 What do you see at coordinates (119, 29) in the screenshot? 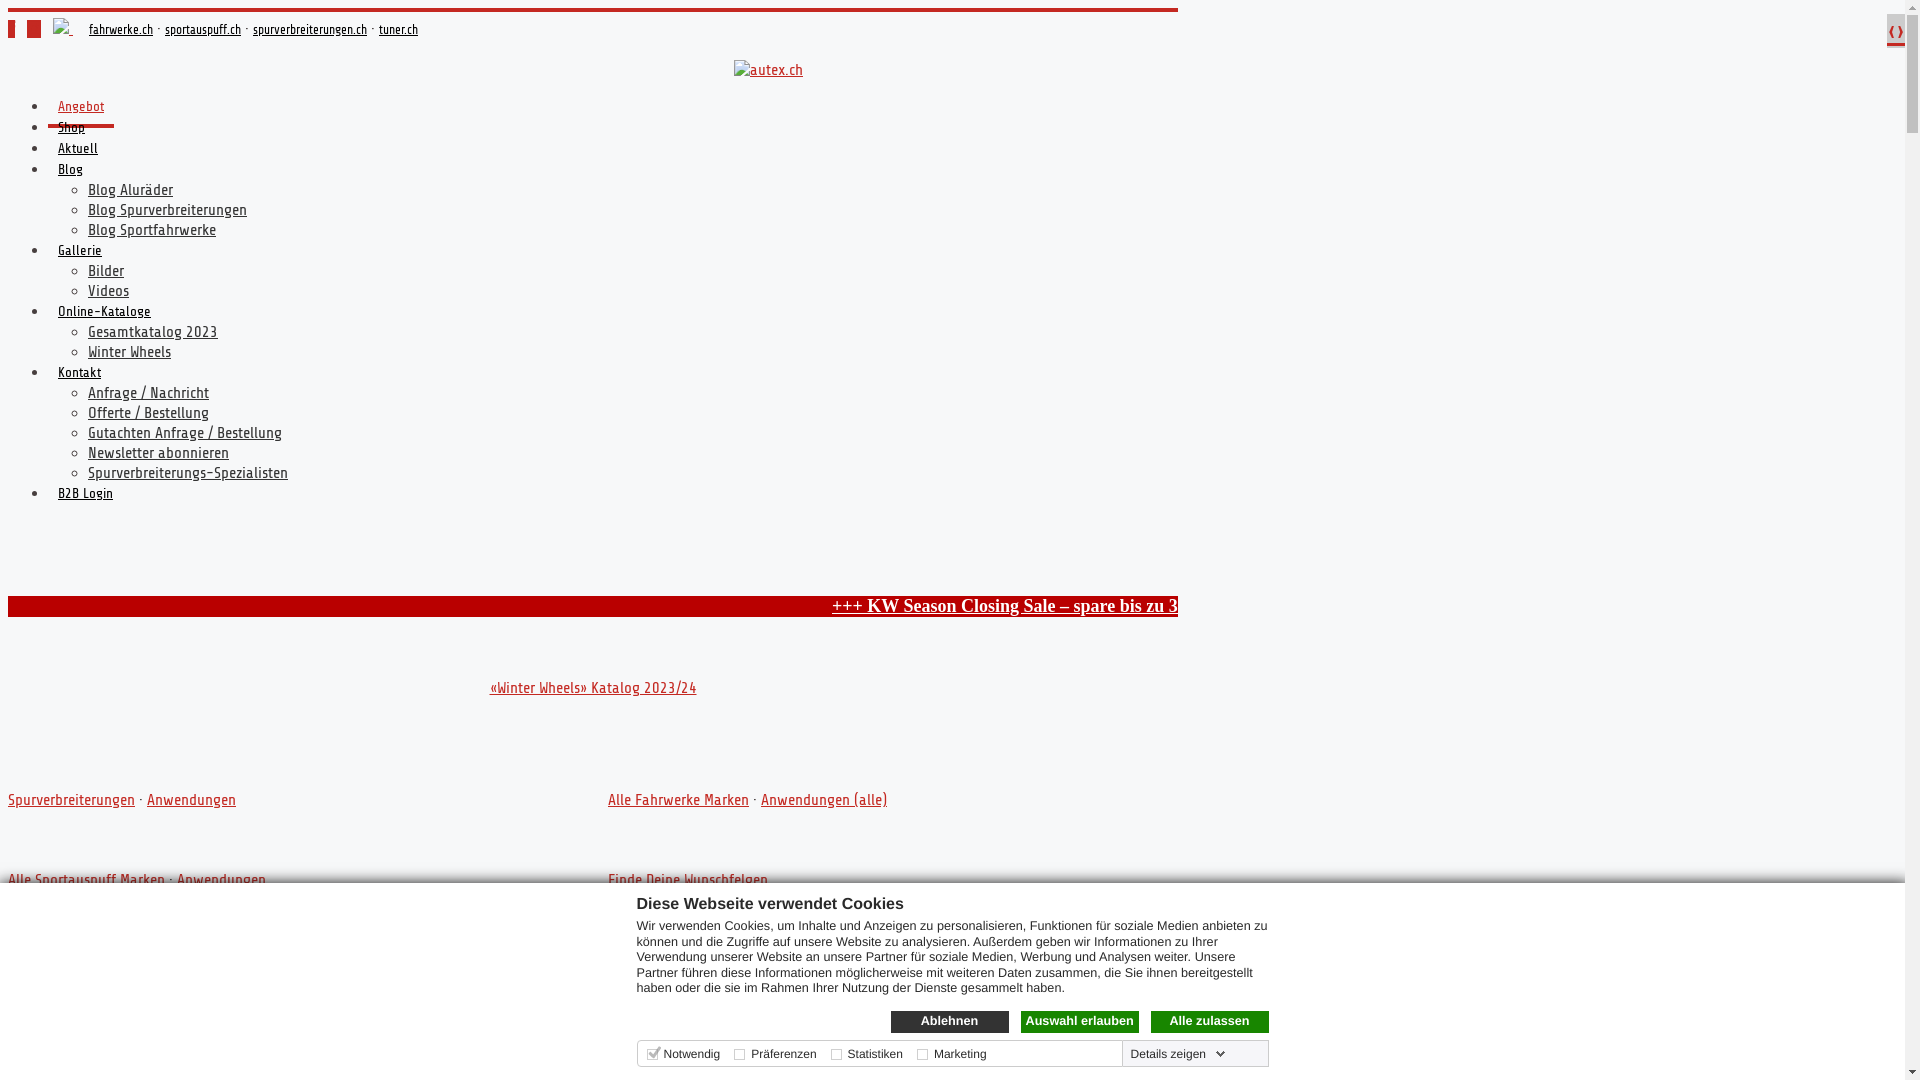
I see `'fahrwerke.ch'` at bounding box center [119, 29].